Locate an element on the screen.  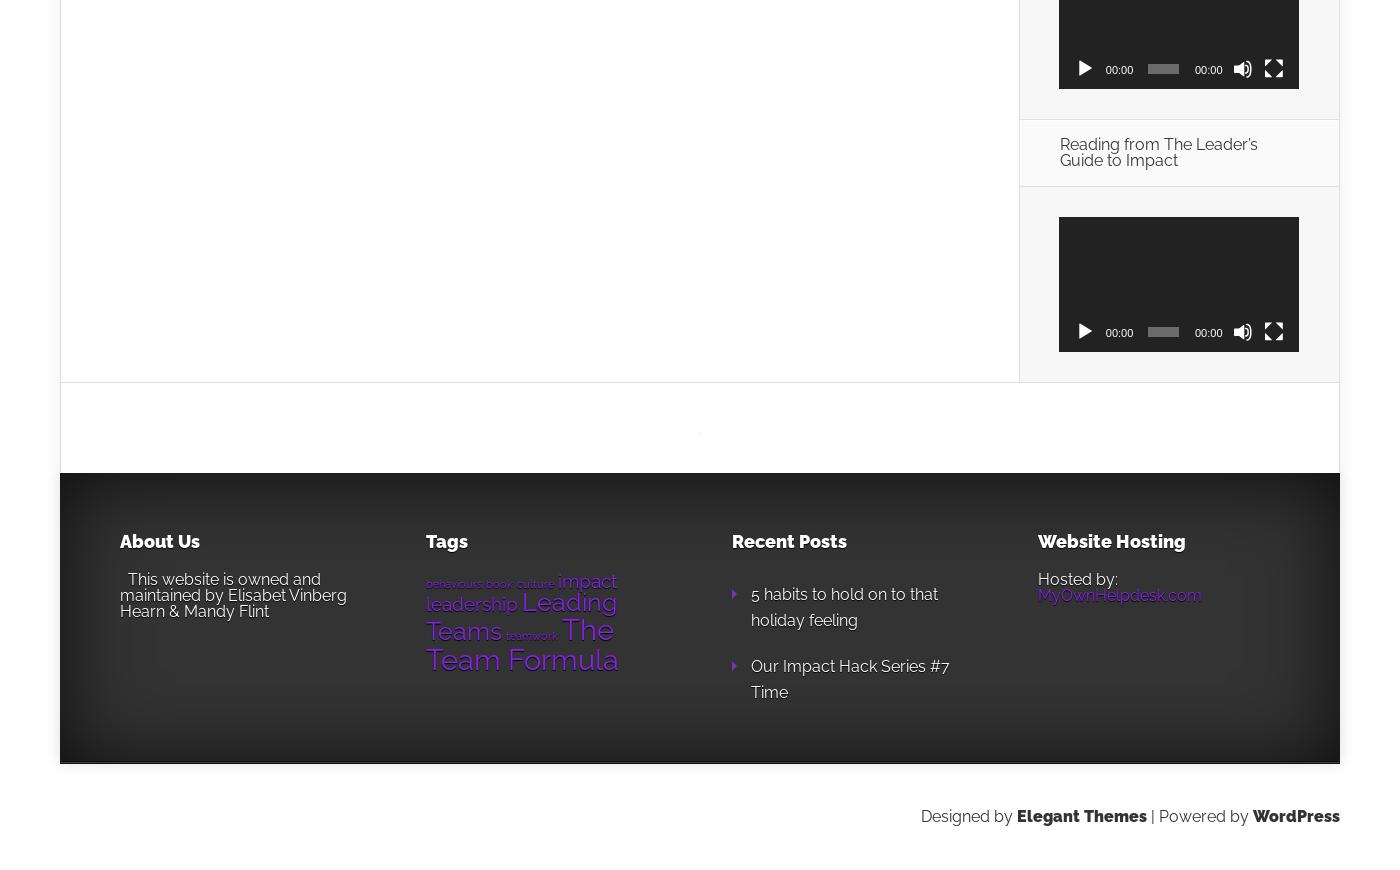
'The Team Formula' is located at coordinates (522, 643).